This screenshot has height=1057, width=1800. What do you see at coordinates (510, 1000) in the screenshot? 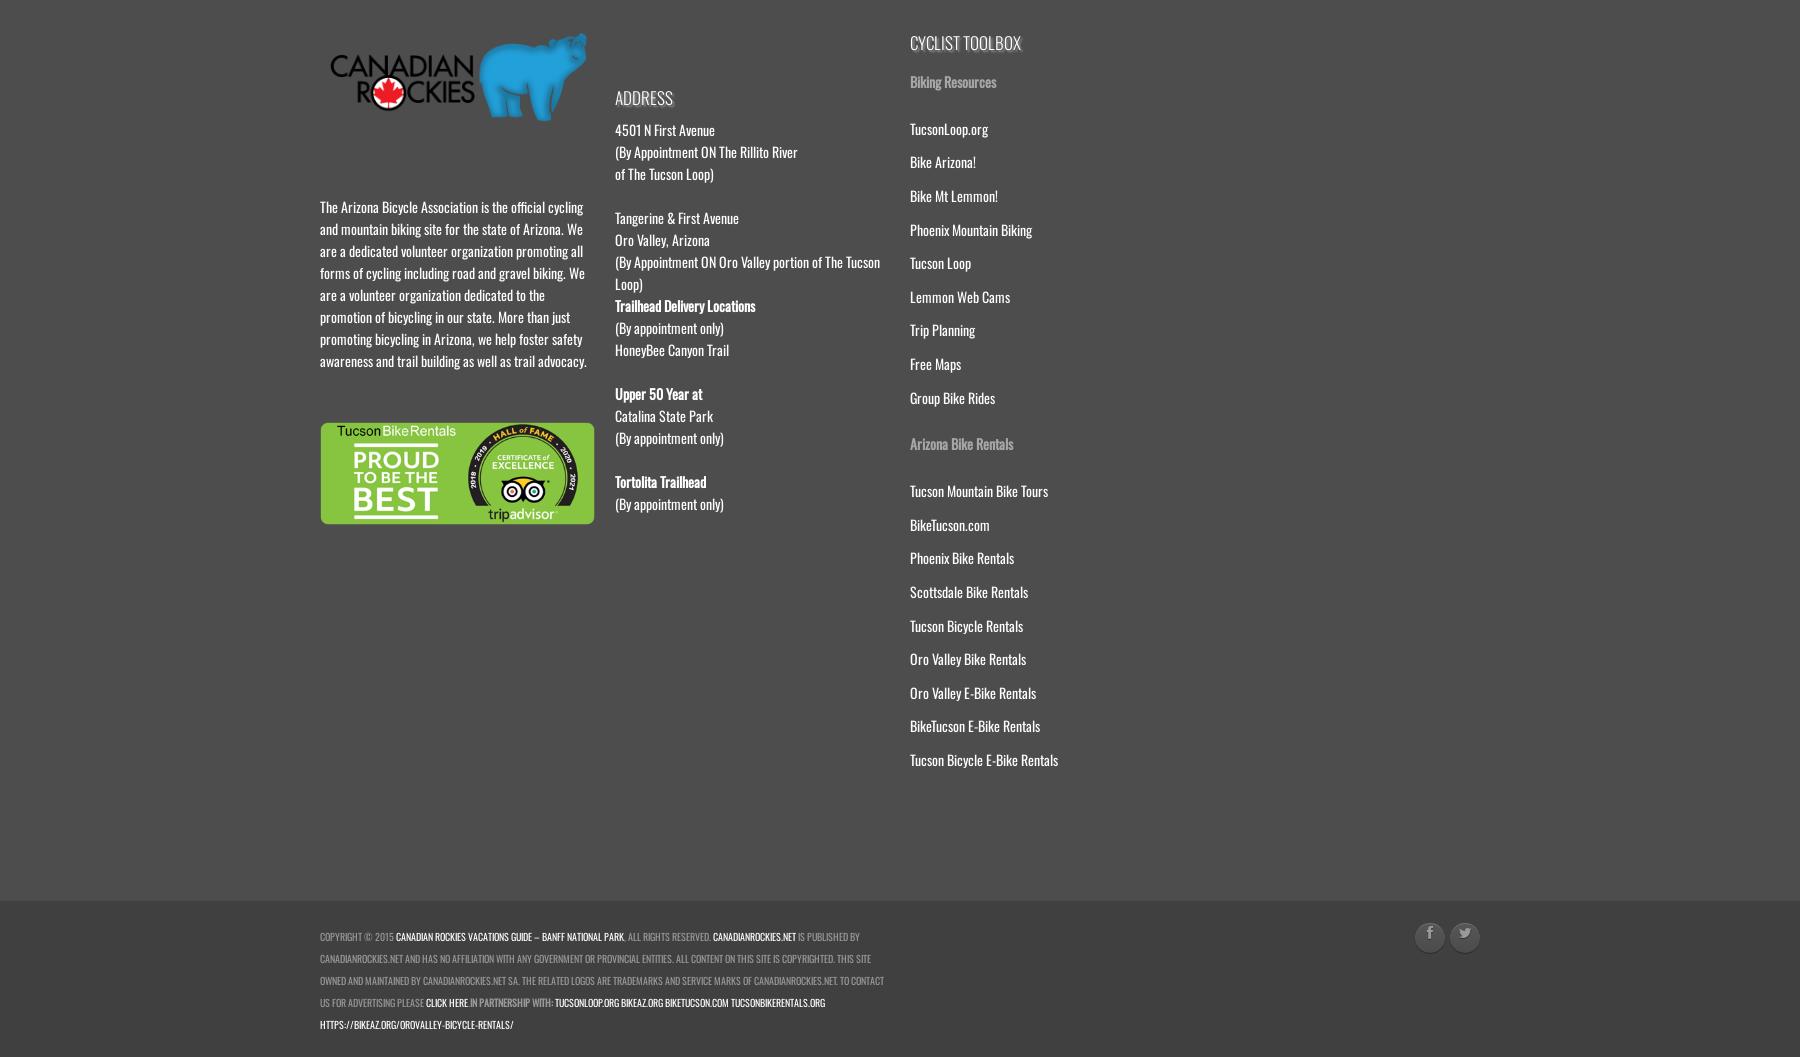
I see `'In Partnership With:'` at bounding box center [510, 1000].